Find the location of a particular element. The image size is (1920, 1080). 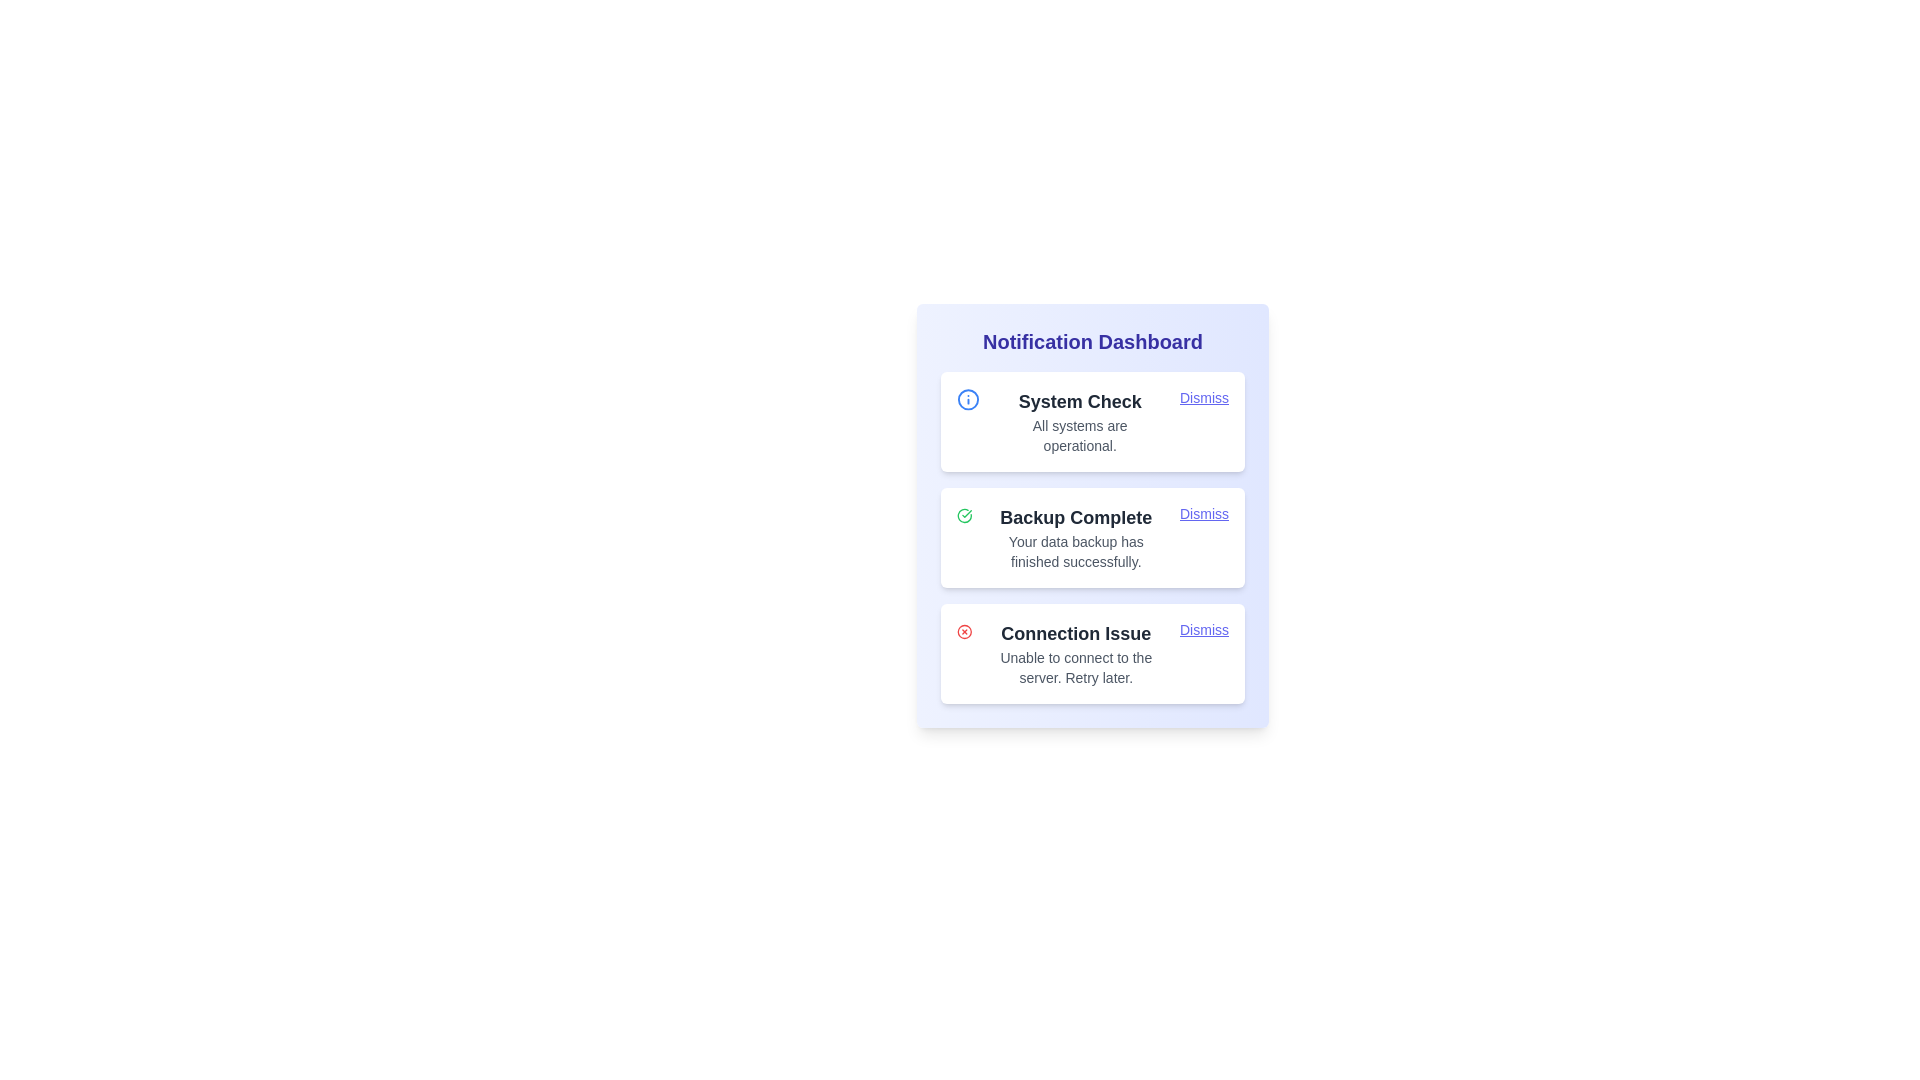

the text label displaying 'Connection Issue', which is styled in bold, large gray font and is located in the third notification card at the bottom of the notification dashboard is located at coordinates (1075, 633).